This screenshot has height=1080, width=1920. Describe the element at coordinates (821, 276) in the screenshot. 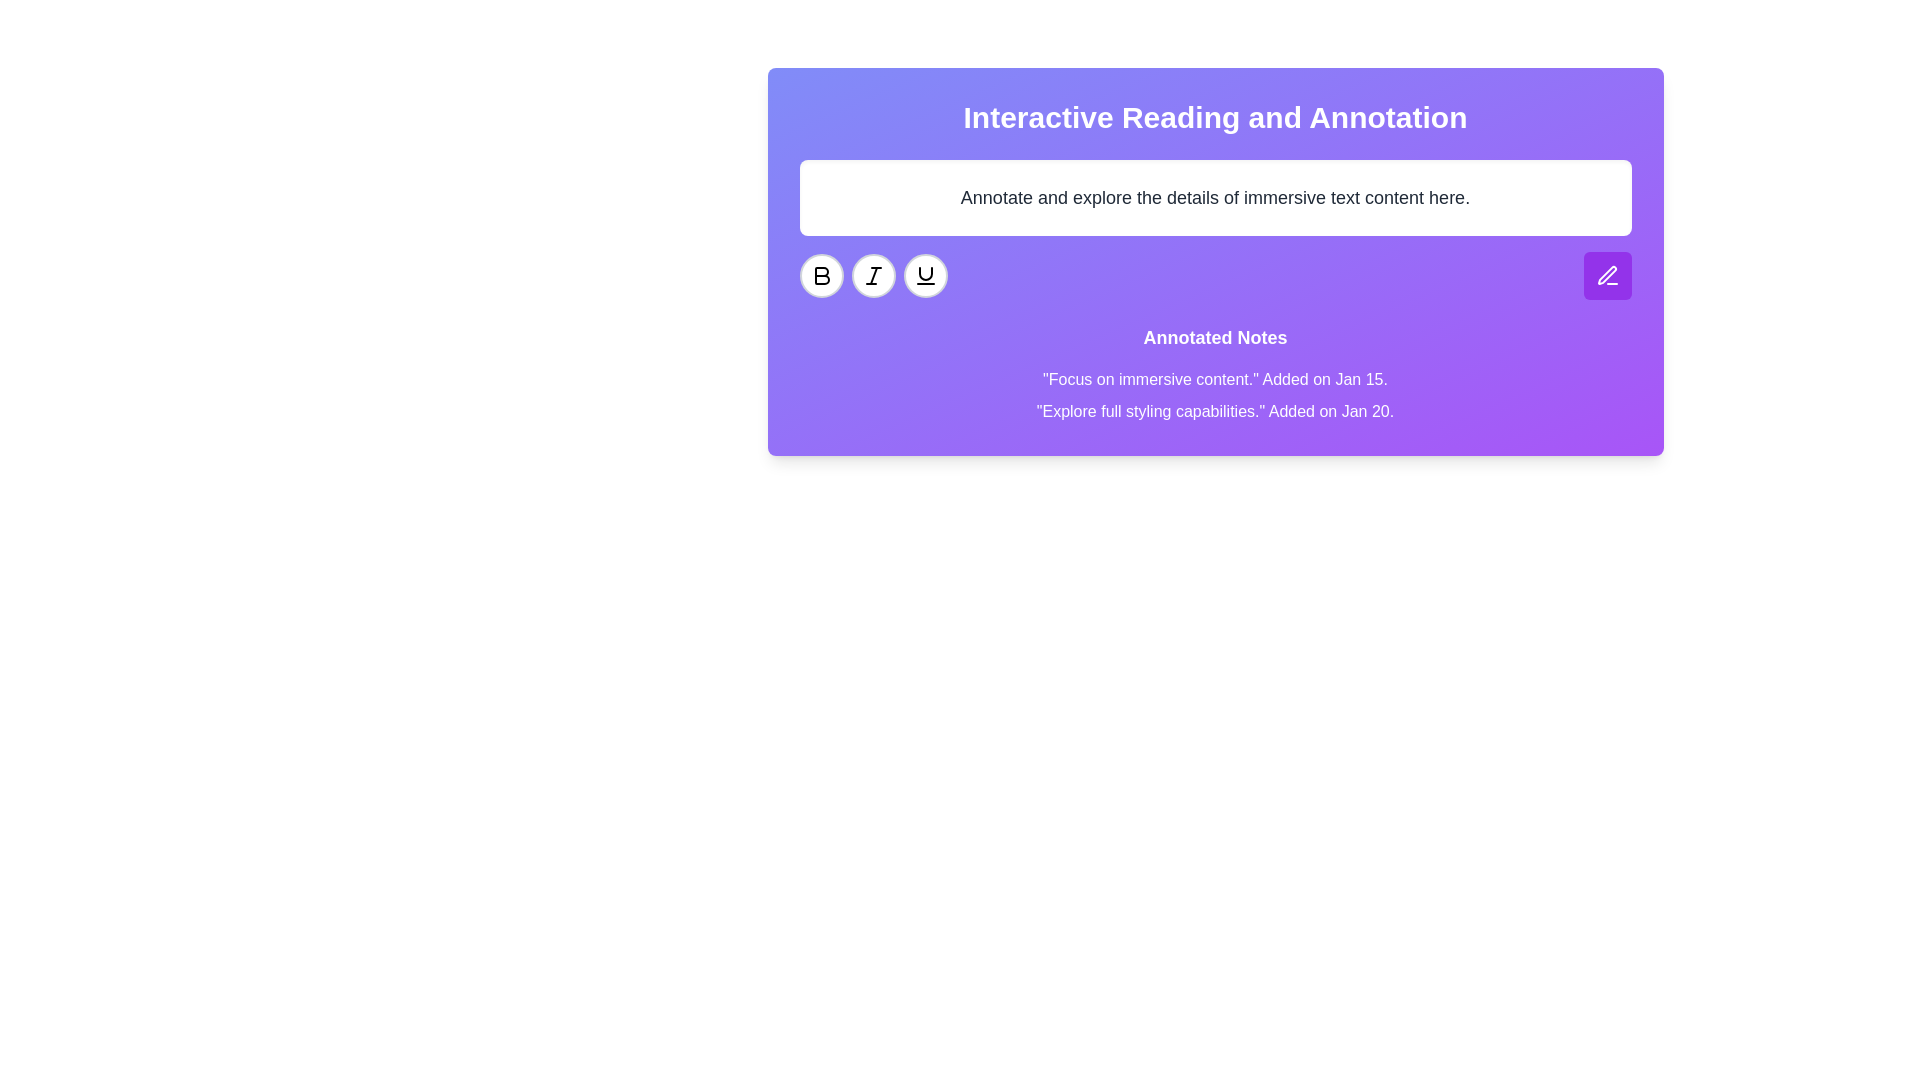

I see `the bold formatting icon, which is the first icon in the toolbar below the text input field` at that location.